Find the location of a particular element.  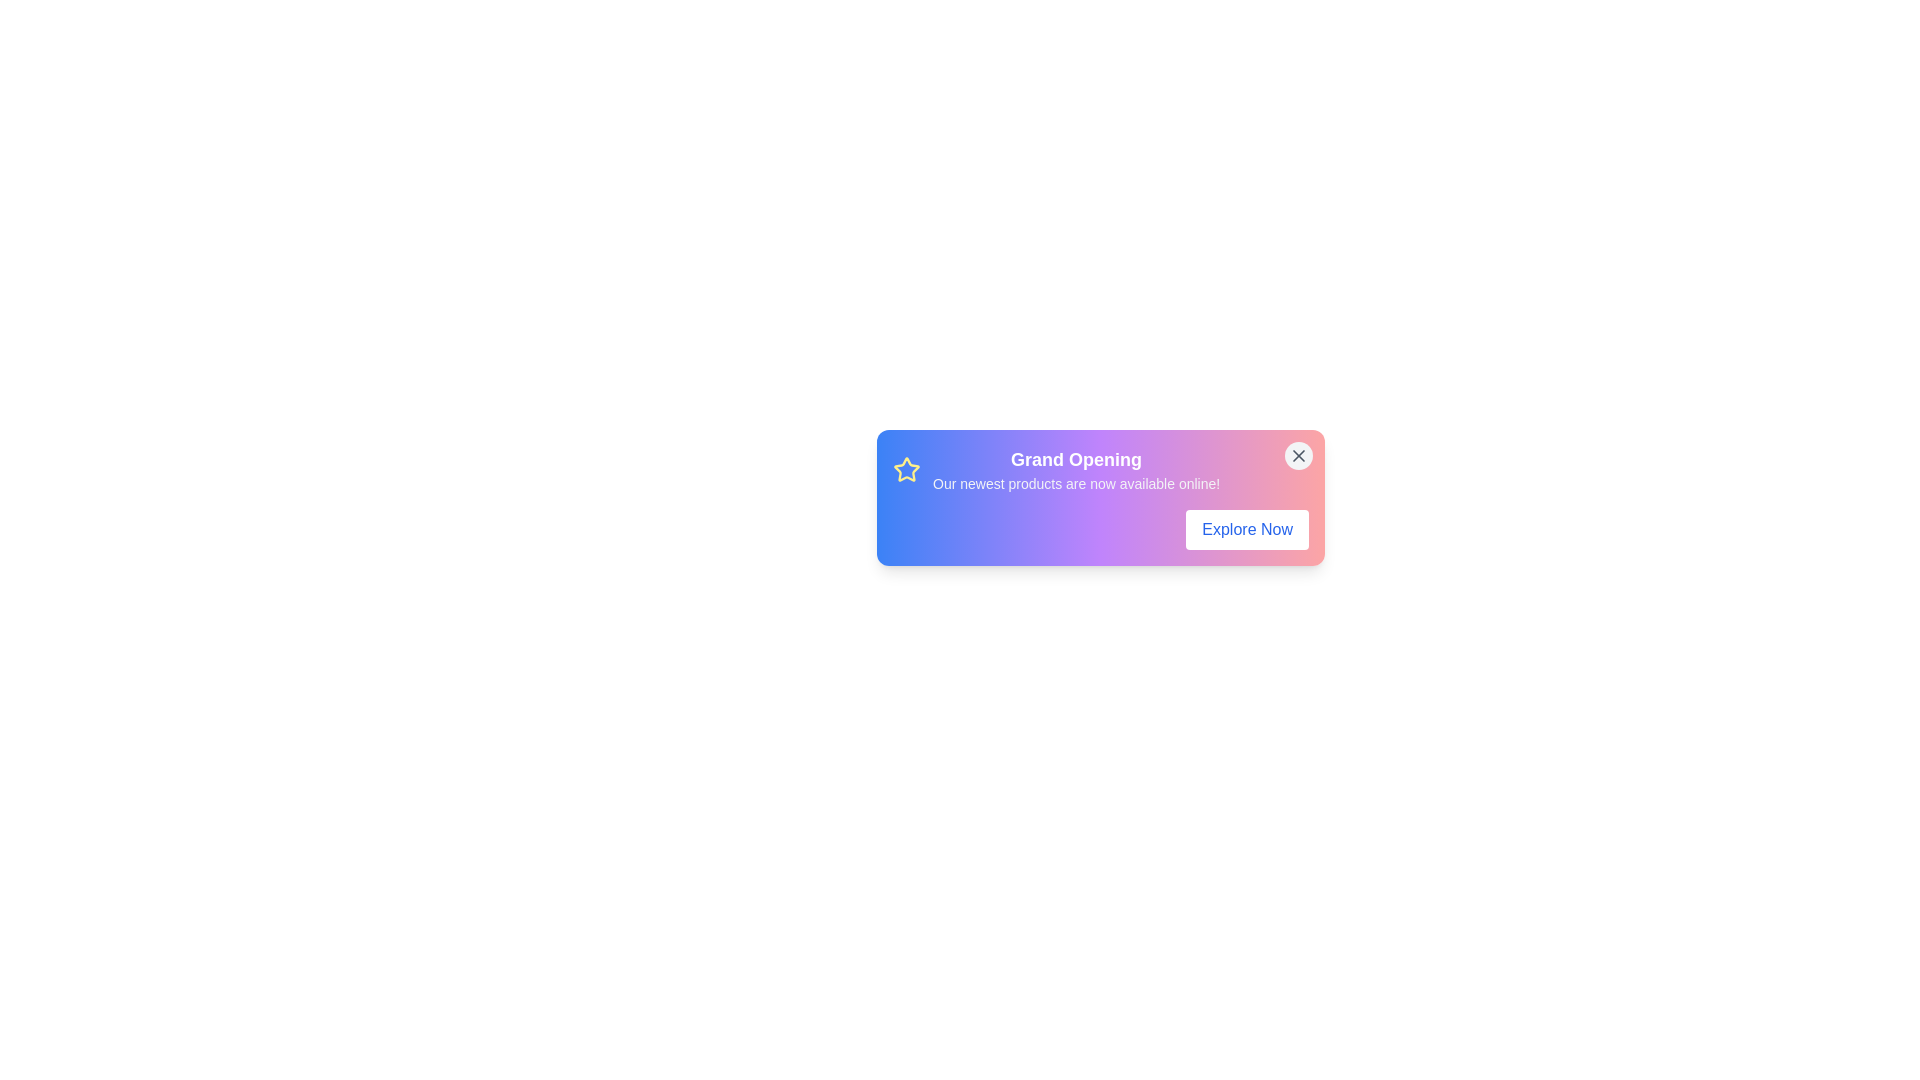

the close or dismiss button represented by a small 'X' icon located in the top-right corner of the notification card is located at coordinates (1299, 455).